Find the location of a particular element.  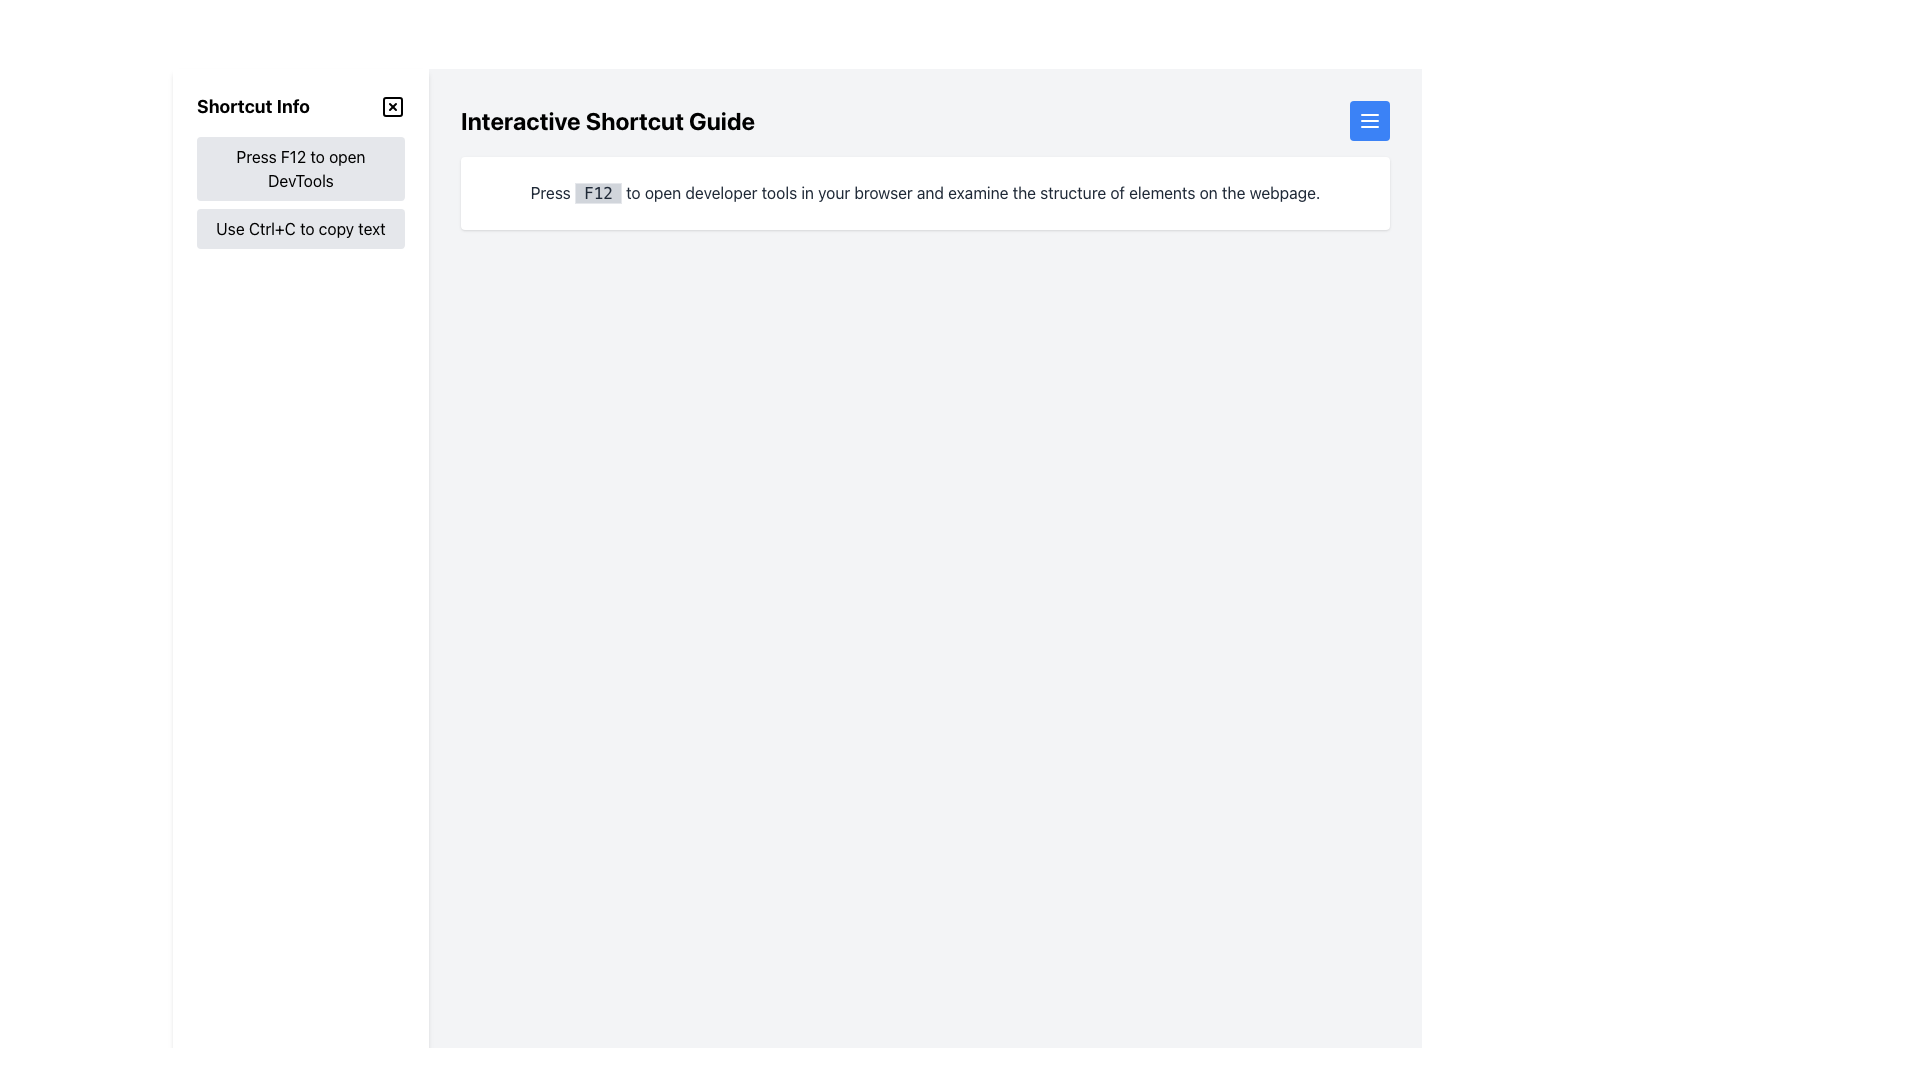

the Text Panel that contains the text 'Press F12 to open developer tools in your browser and examine the structure of elements on the webpage.' is located at coordinates (924, 193).